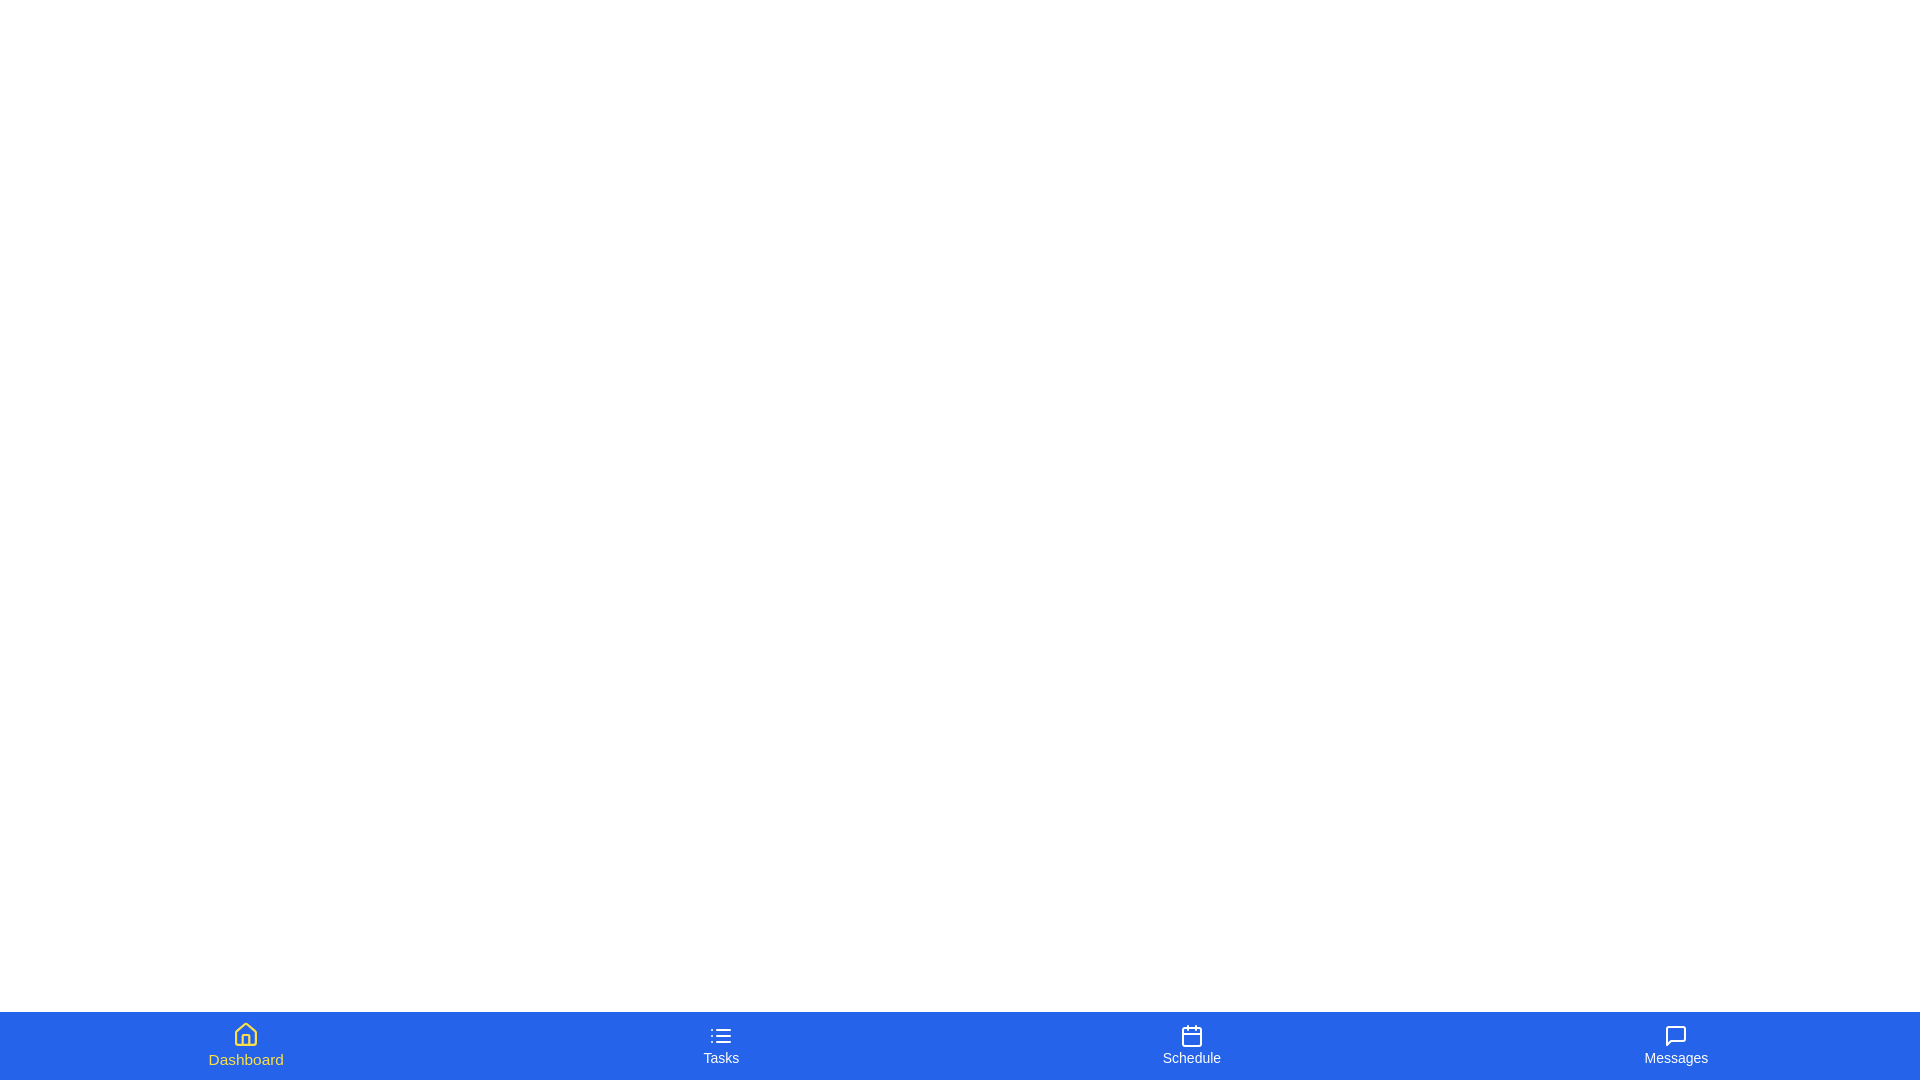 The height and width of the screenshot is (1080, 1920). What do you see at coordinates (244, 1044) in the screenshot?
I see `the tab labeled Dashboard` at bounding box center [244, 1044].